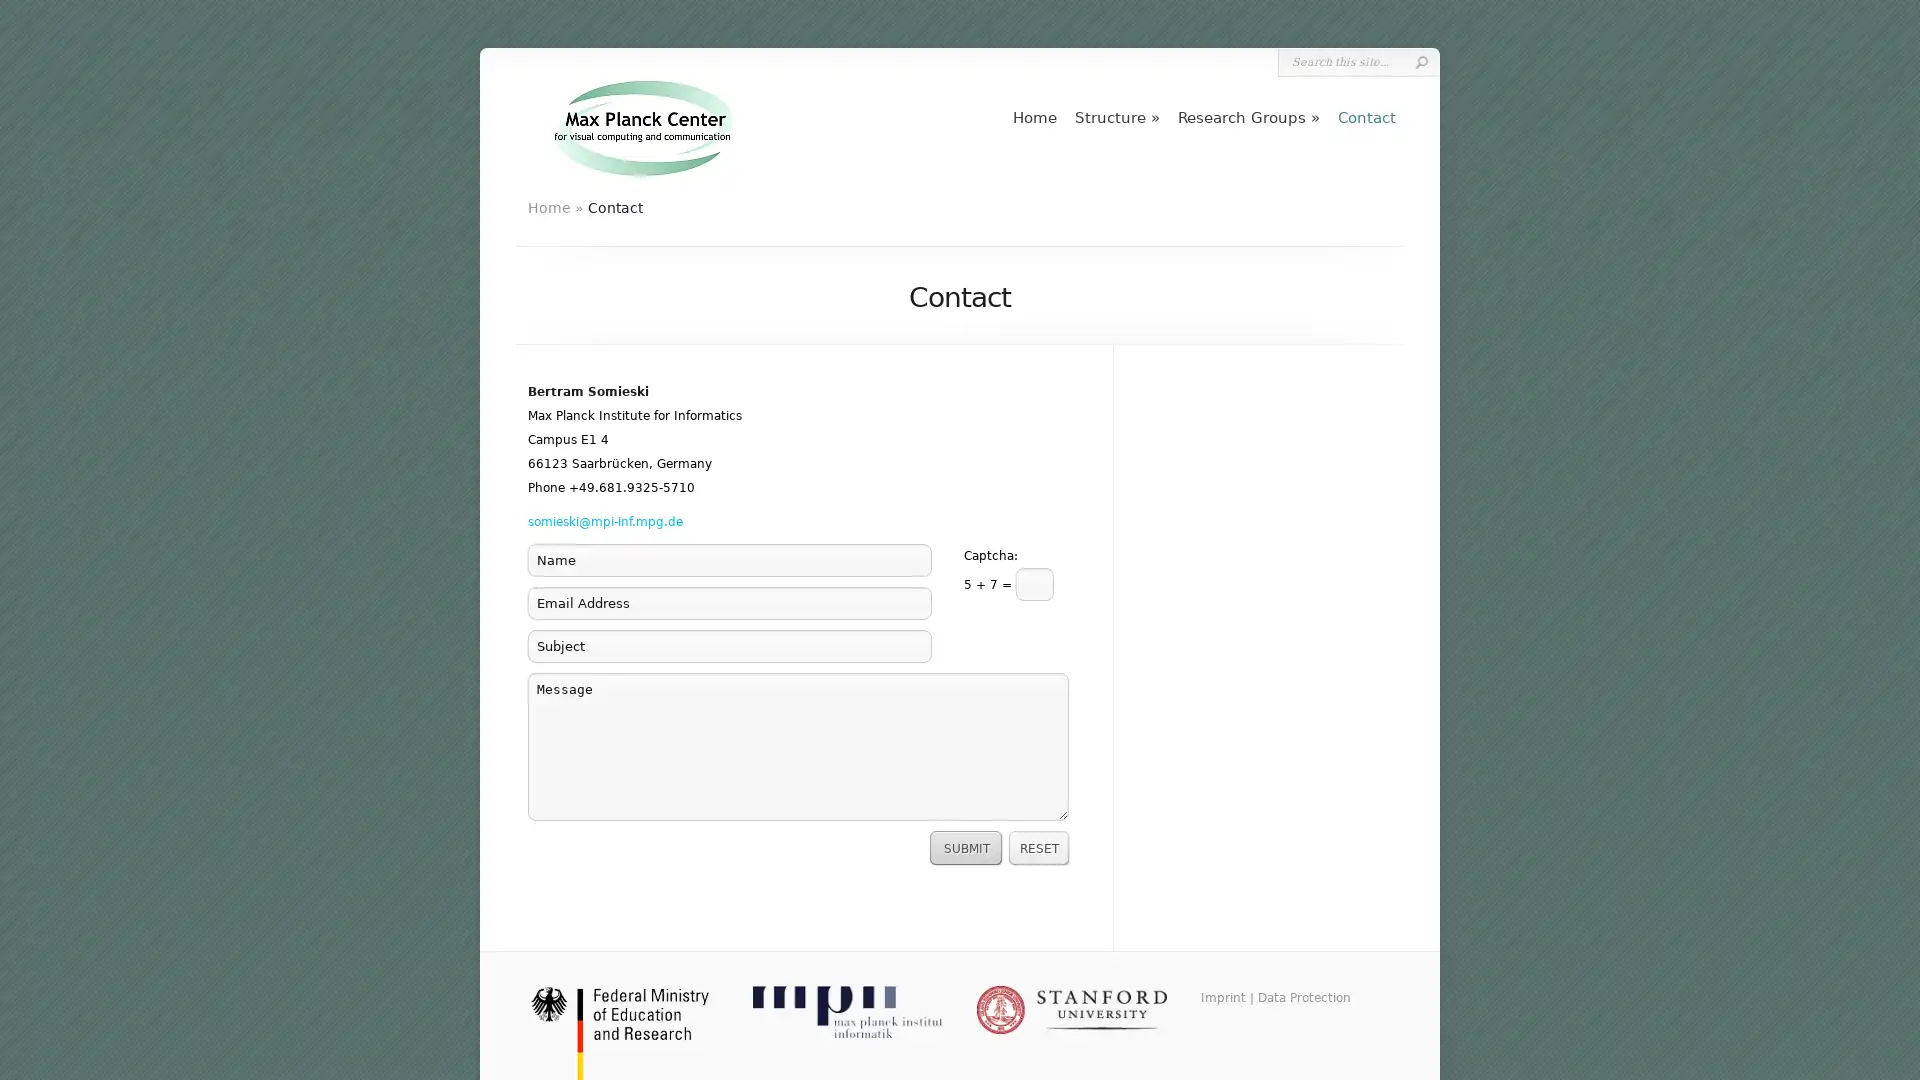  I want to click on Submit, so click(1420, 61).